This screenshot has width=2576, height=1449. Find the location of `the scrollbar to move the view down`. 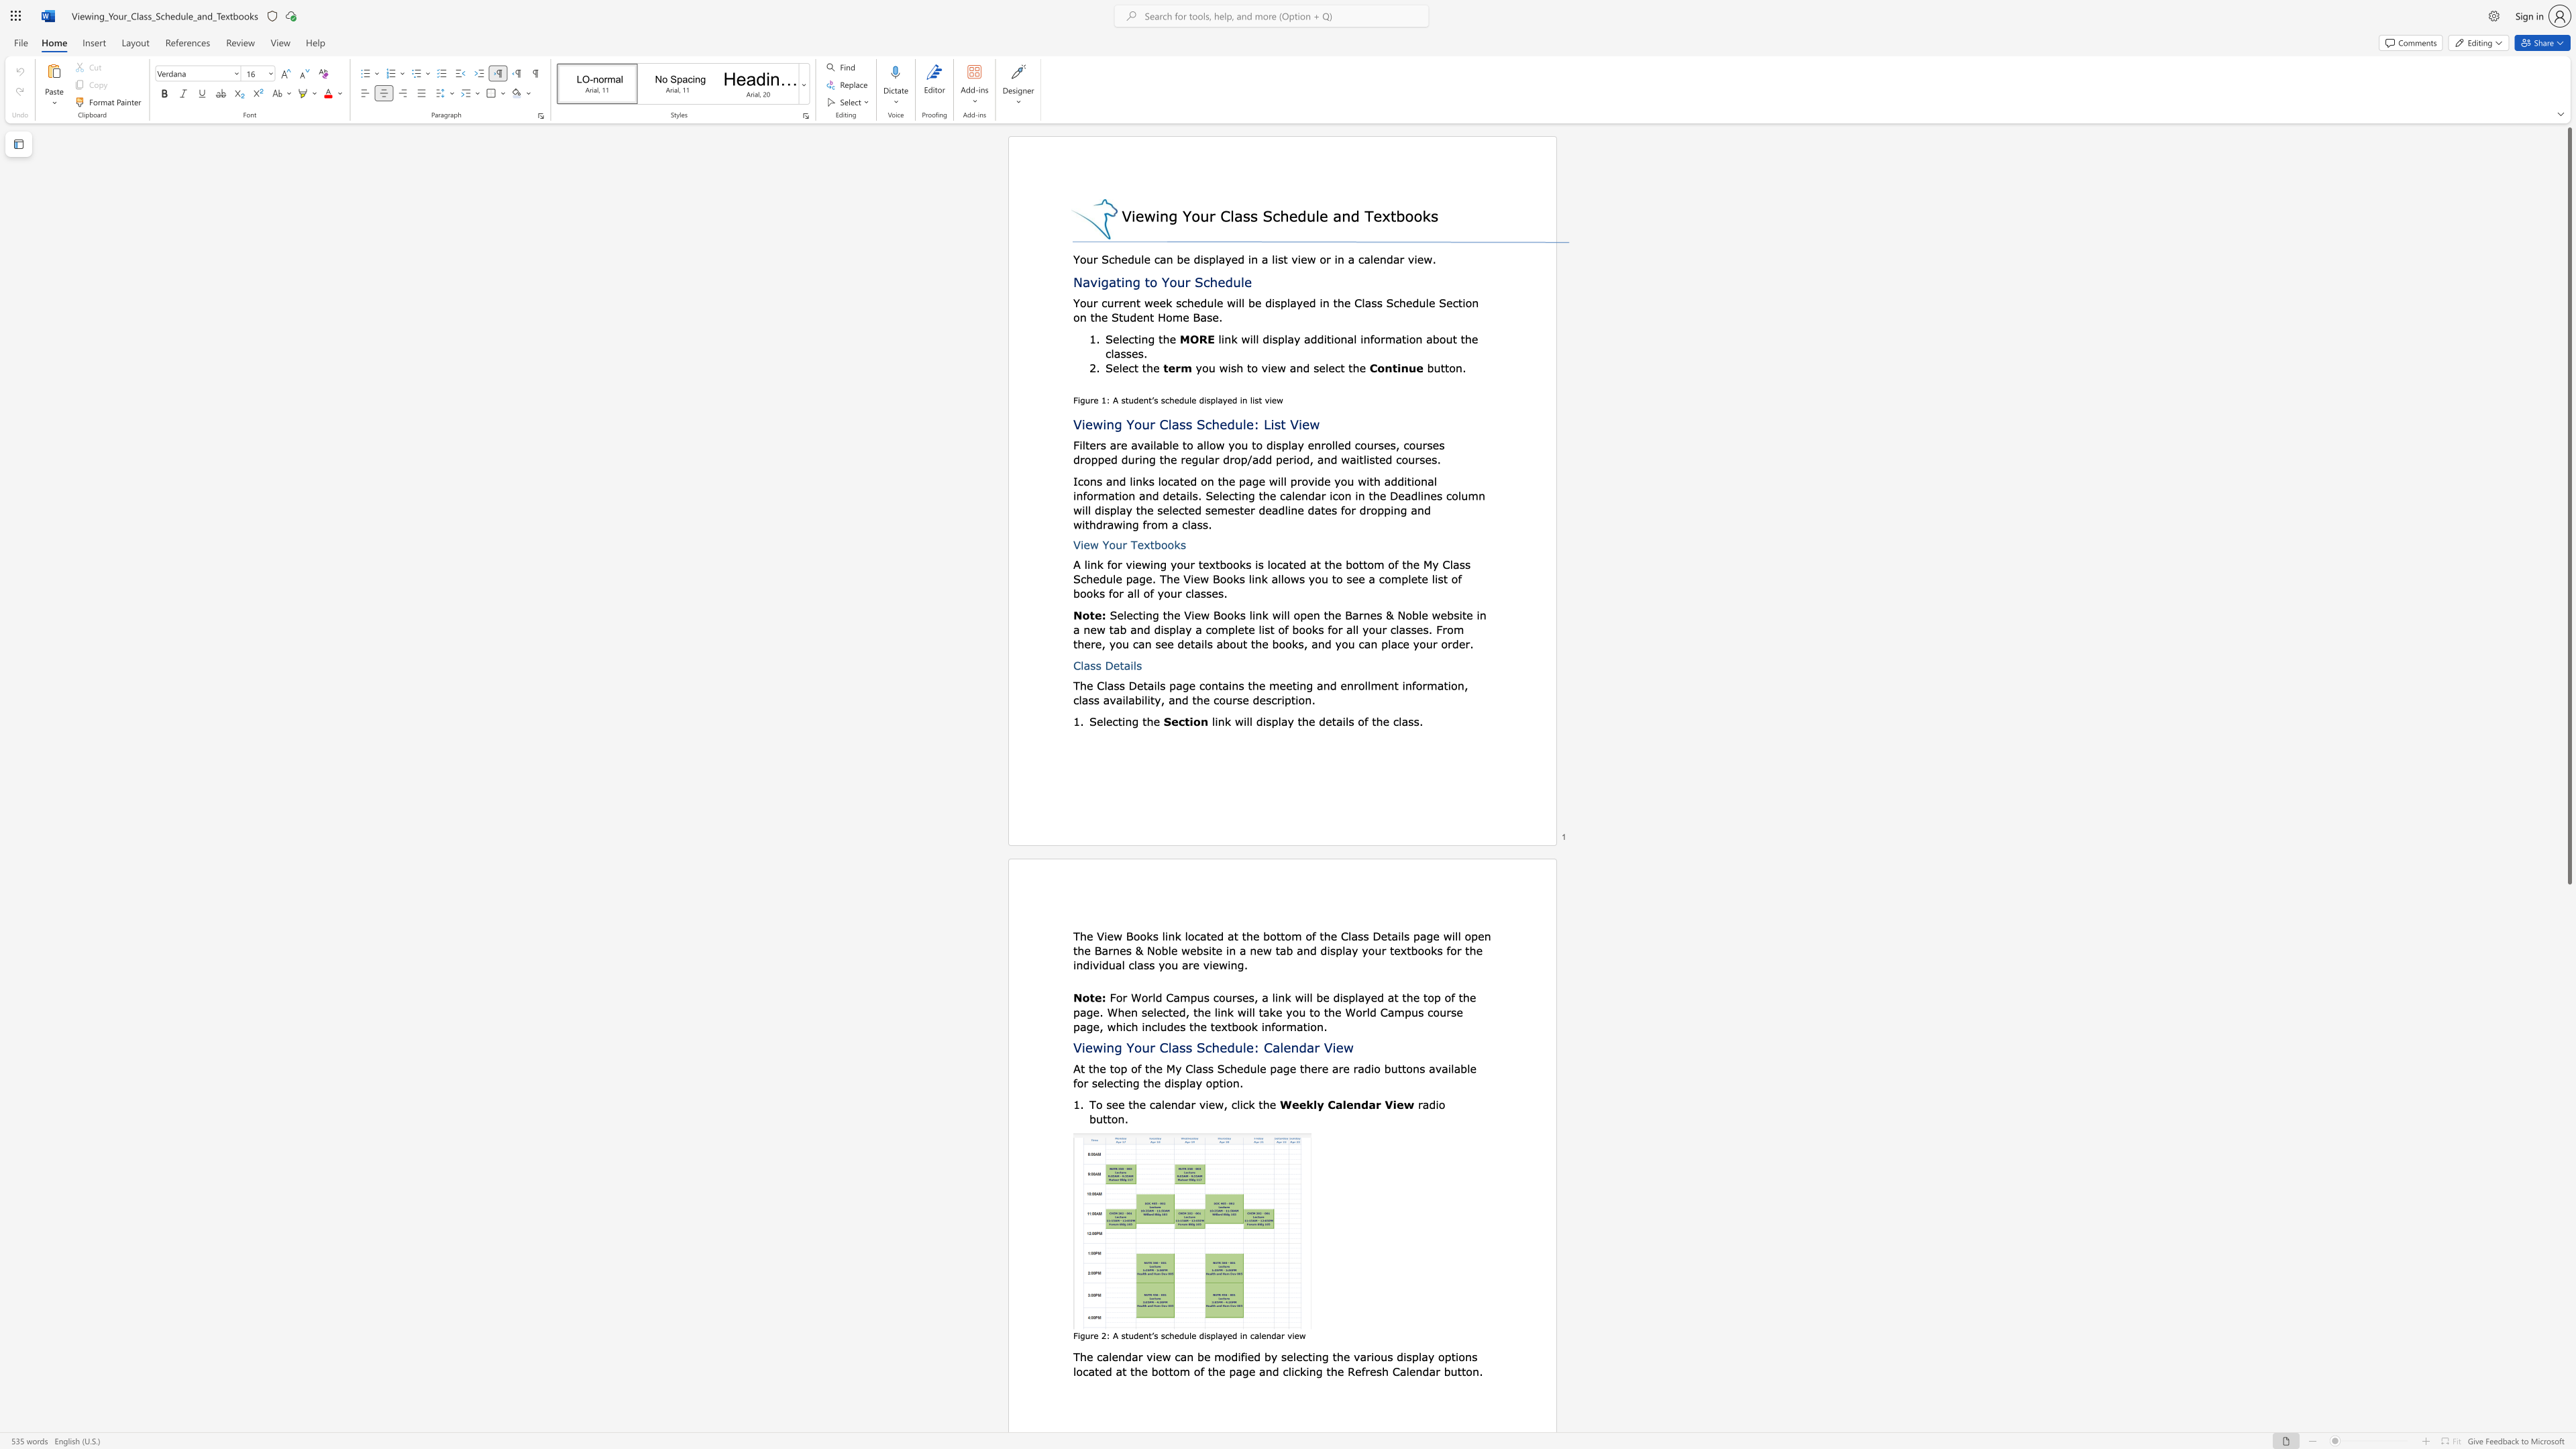

the scrollbar to move the view down is located at coordinates (2568, 1026).